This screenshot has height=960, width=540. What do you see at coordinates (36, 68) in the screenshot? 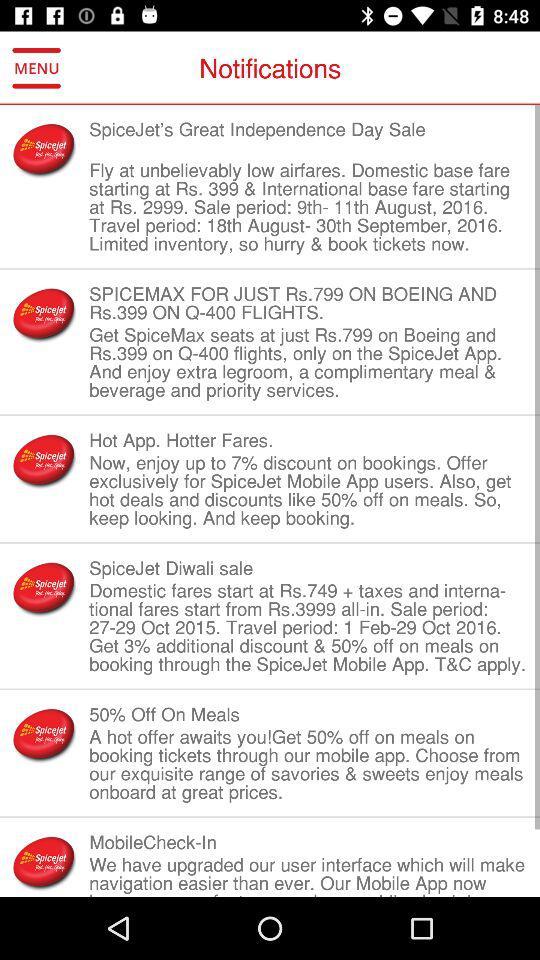
I see `icon to the left of notifications item` at bounding box center [36, 68].